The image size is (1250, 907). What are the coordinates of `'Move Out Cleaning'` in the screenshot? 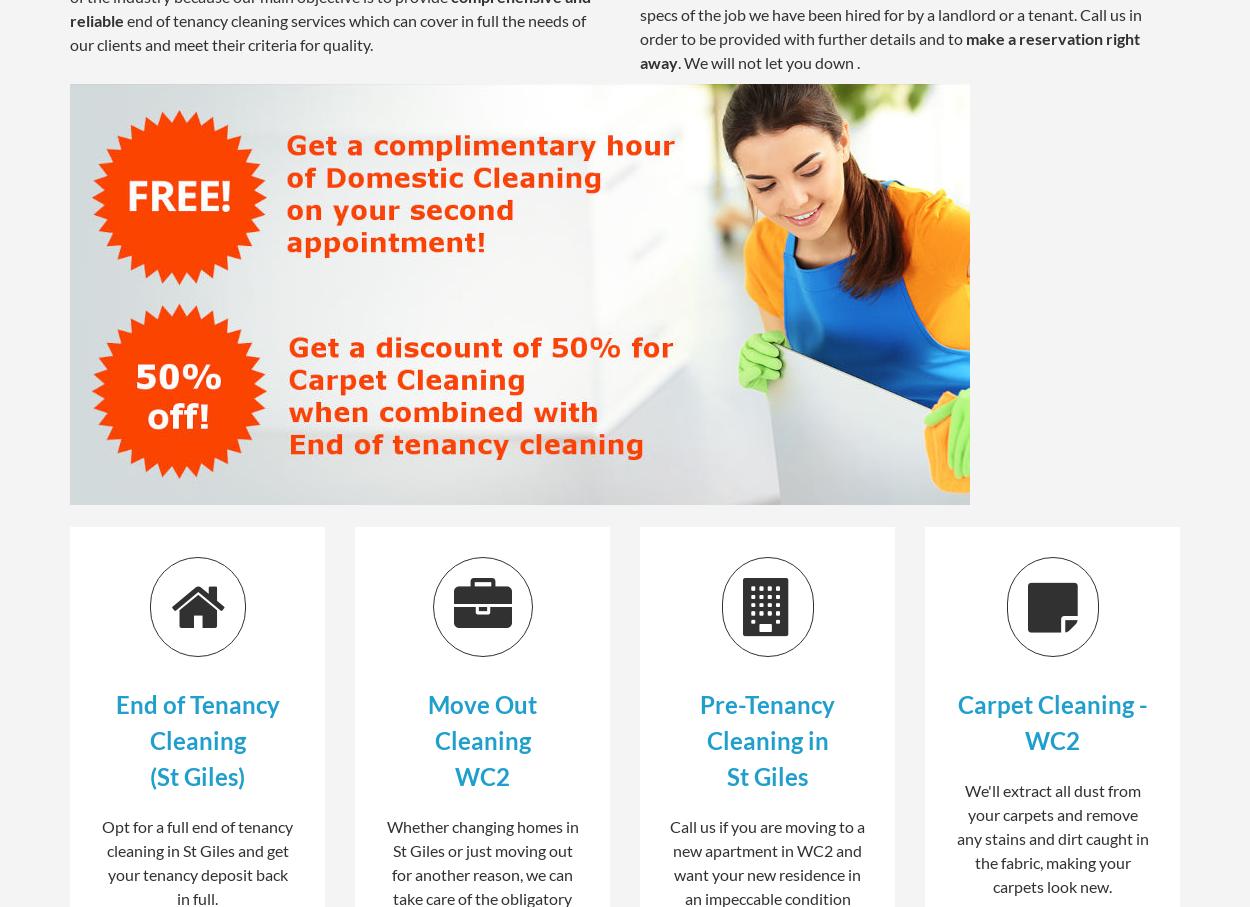 It's located at (481, 721).